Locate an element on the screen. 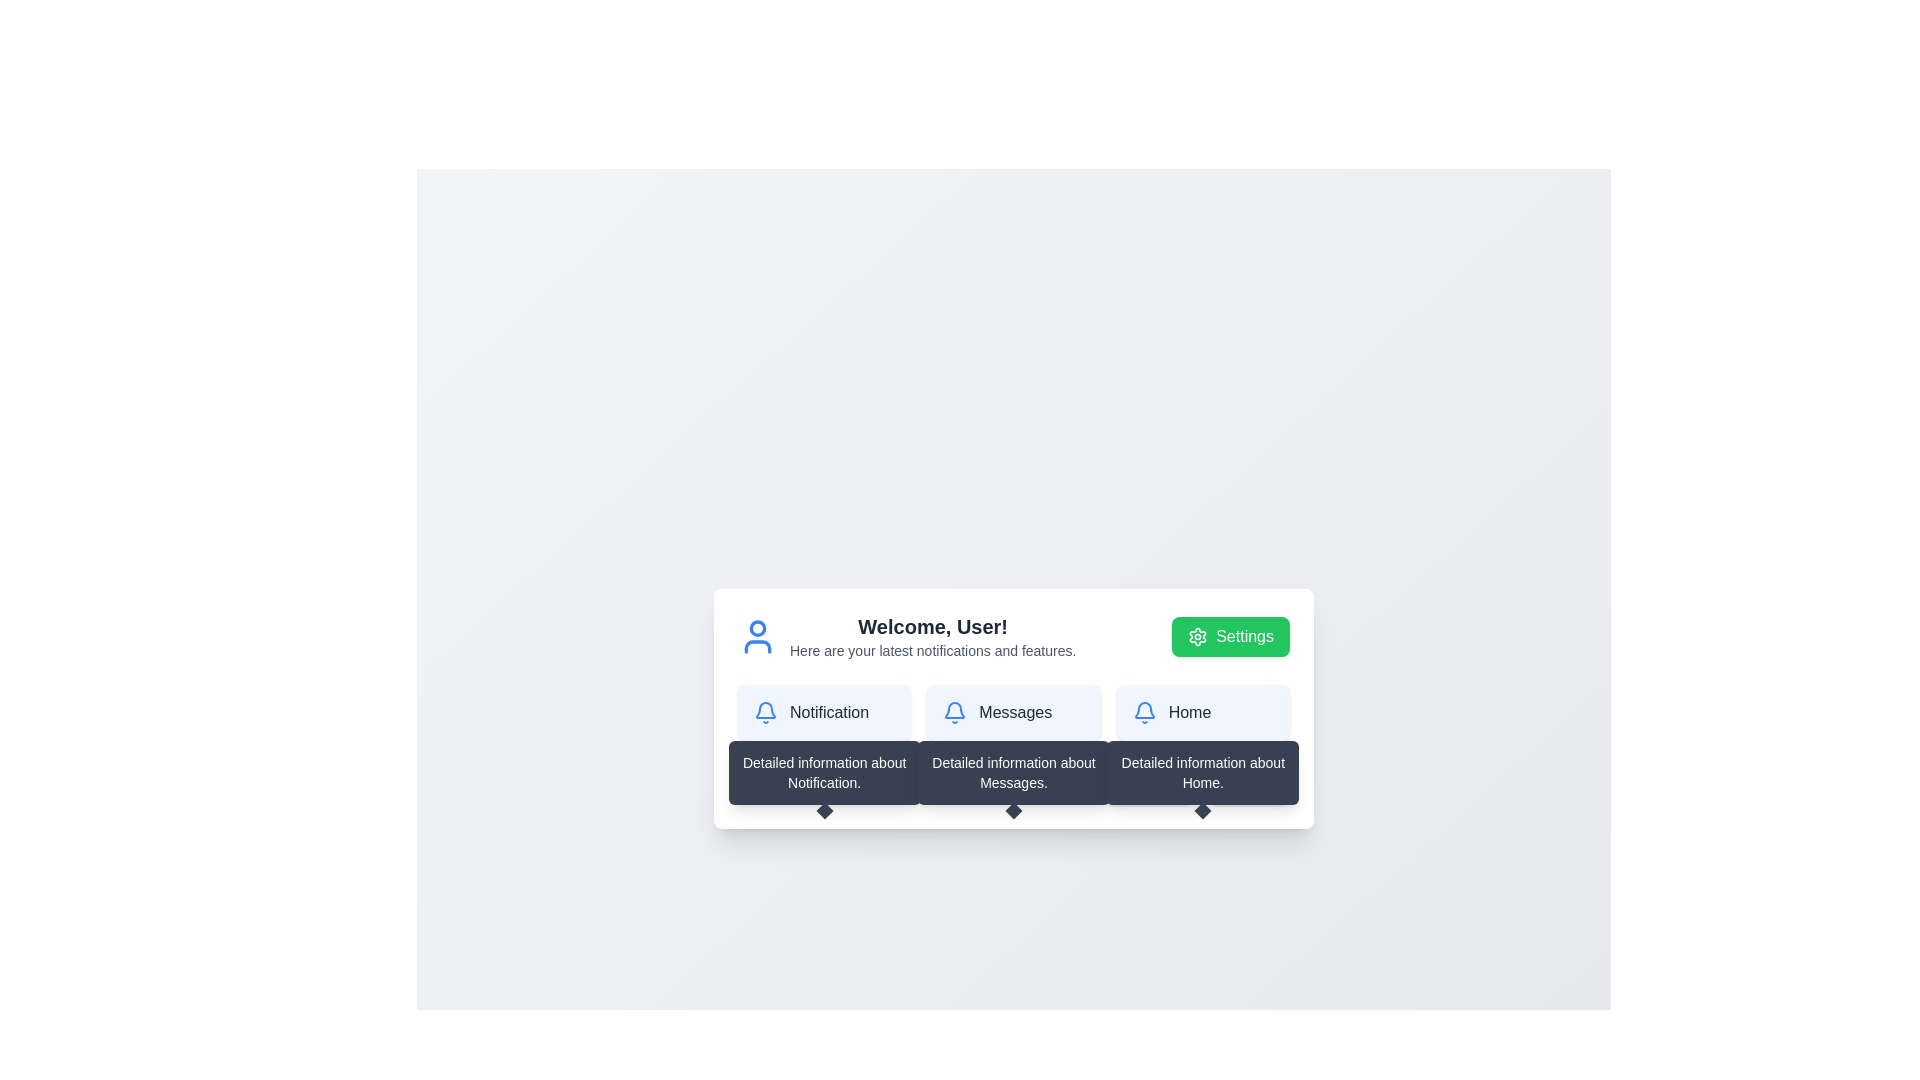 This screenshot has width=1920, height=1080. the Information Card that provides access to detailed information about 'Messages', located centrally between the 'Notification' card and the 'Home' card, which is the second card in a row of three cards under the 'Welcome, User!' header is located at coordinates (1013, 708).